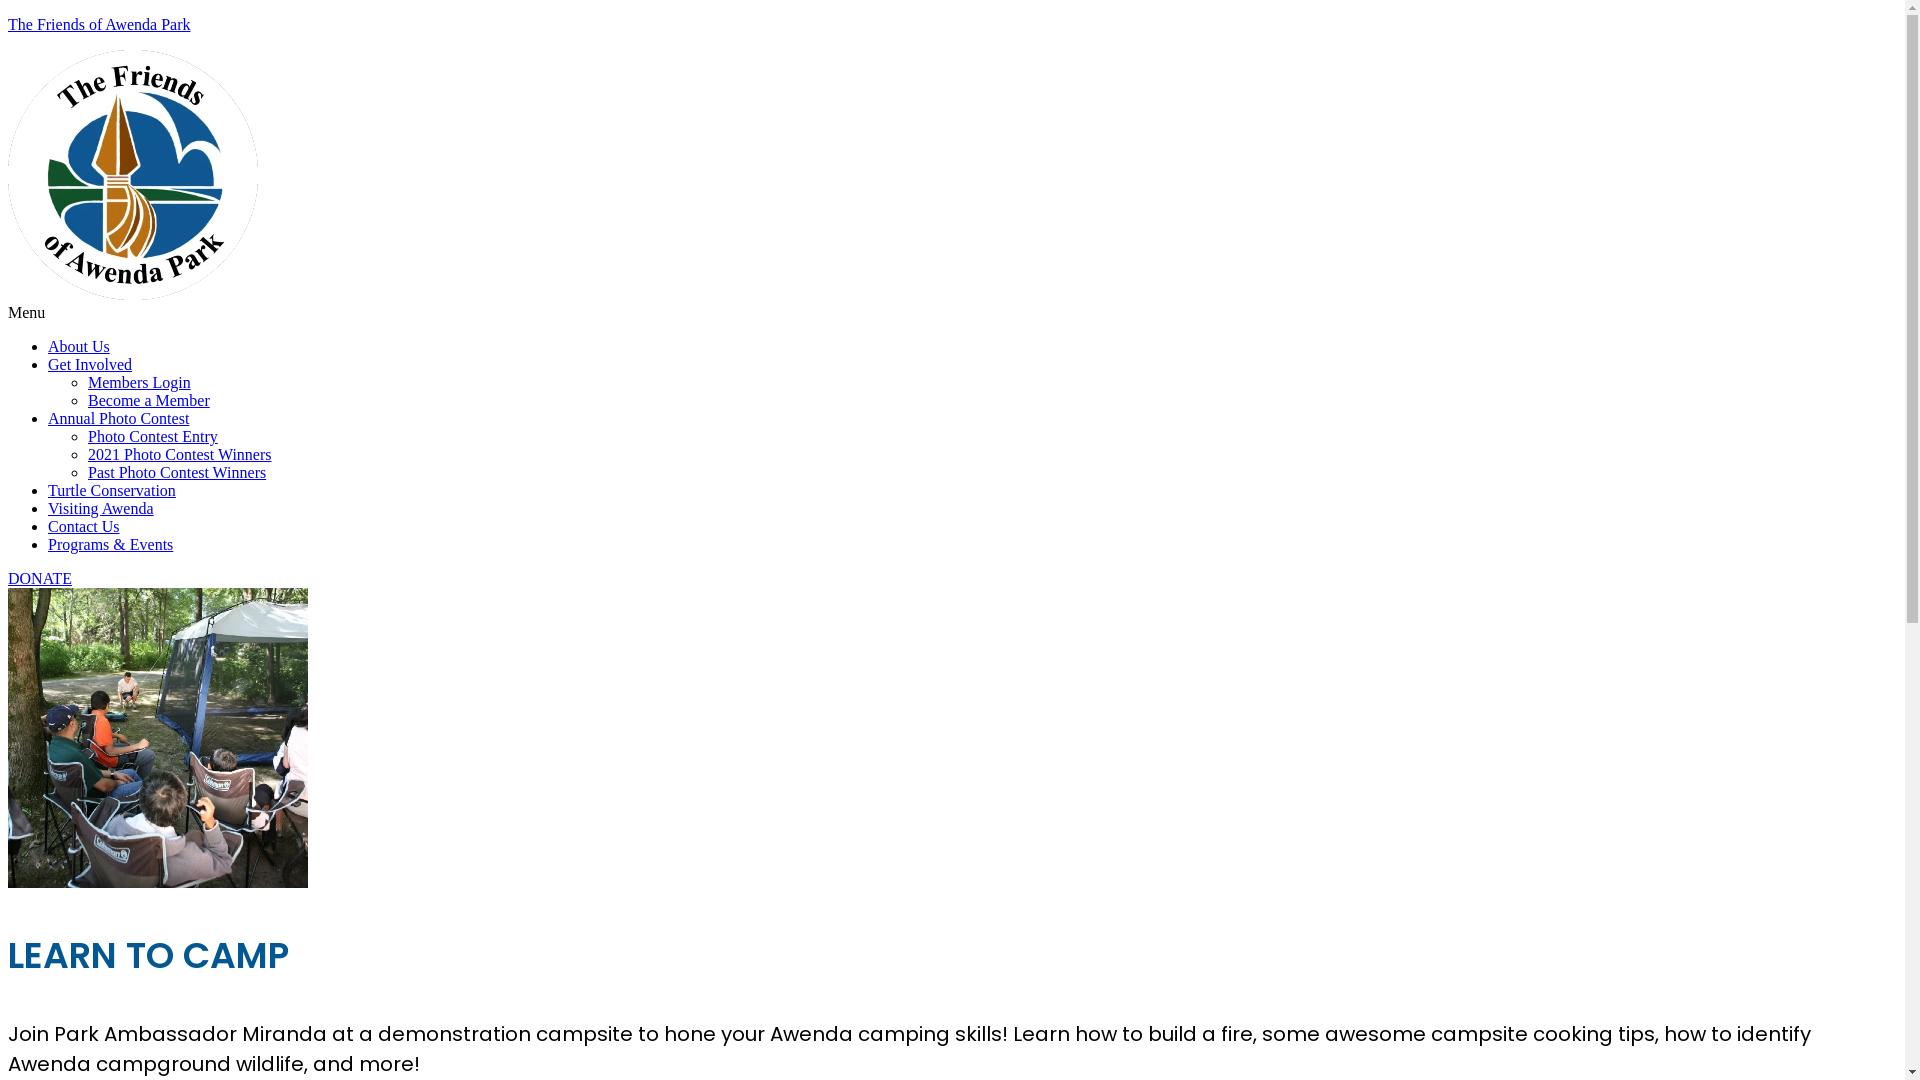 This screenshot has width=1920, height=1080. What do you see at coordinates (98, 24) in the screenshot?
I see `'The Friends of Awenda Park'` at bounding box center [98, 24].